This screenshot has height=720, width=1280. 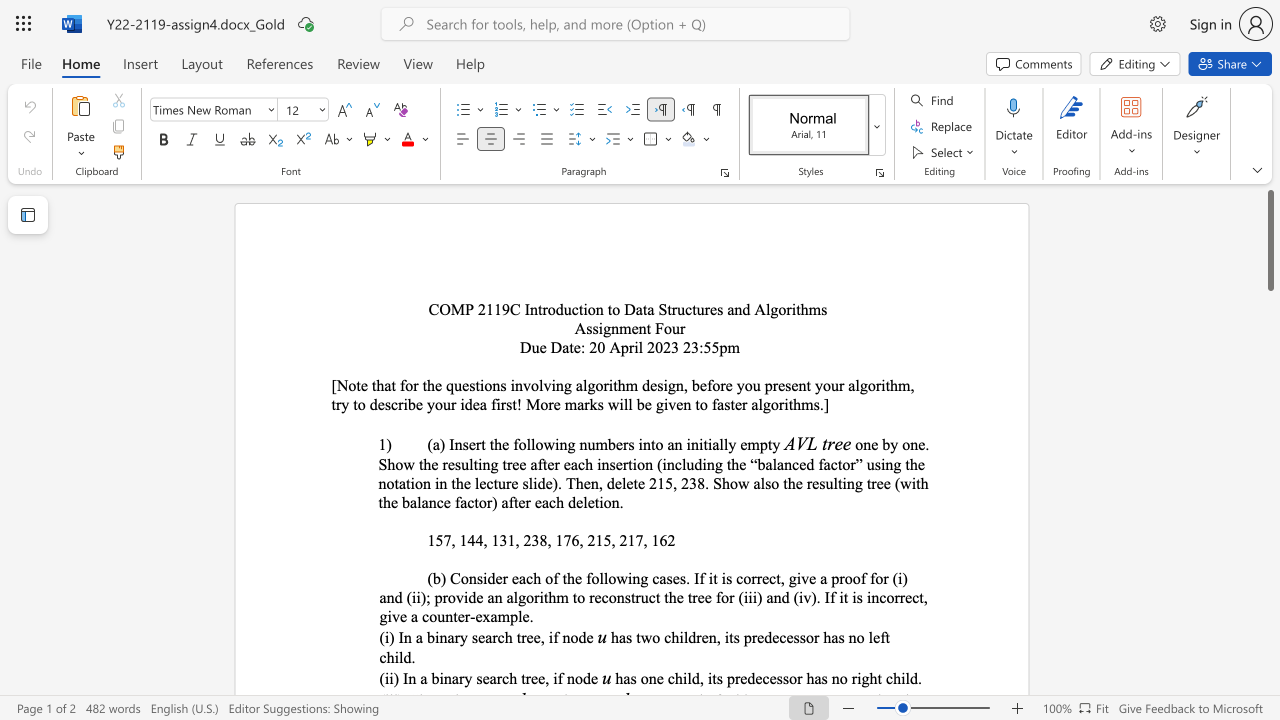 What do you see at coordinates (1269, 660) in the screenshot?
I see `the scrollbar on the right` at bounding box center [1269, 660].